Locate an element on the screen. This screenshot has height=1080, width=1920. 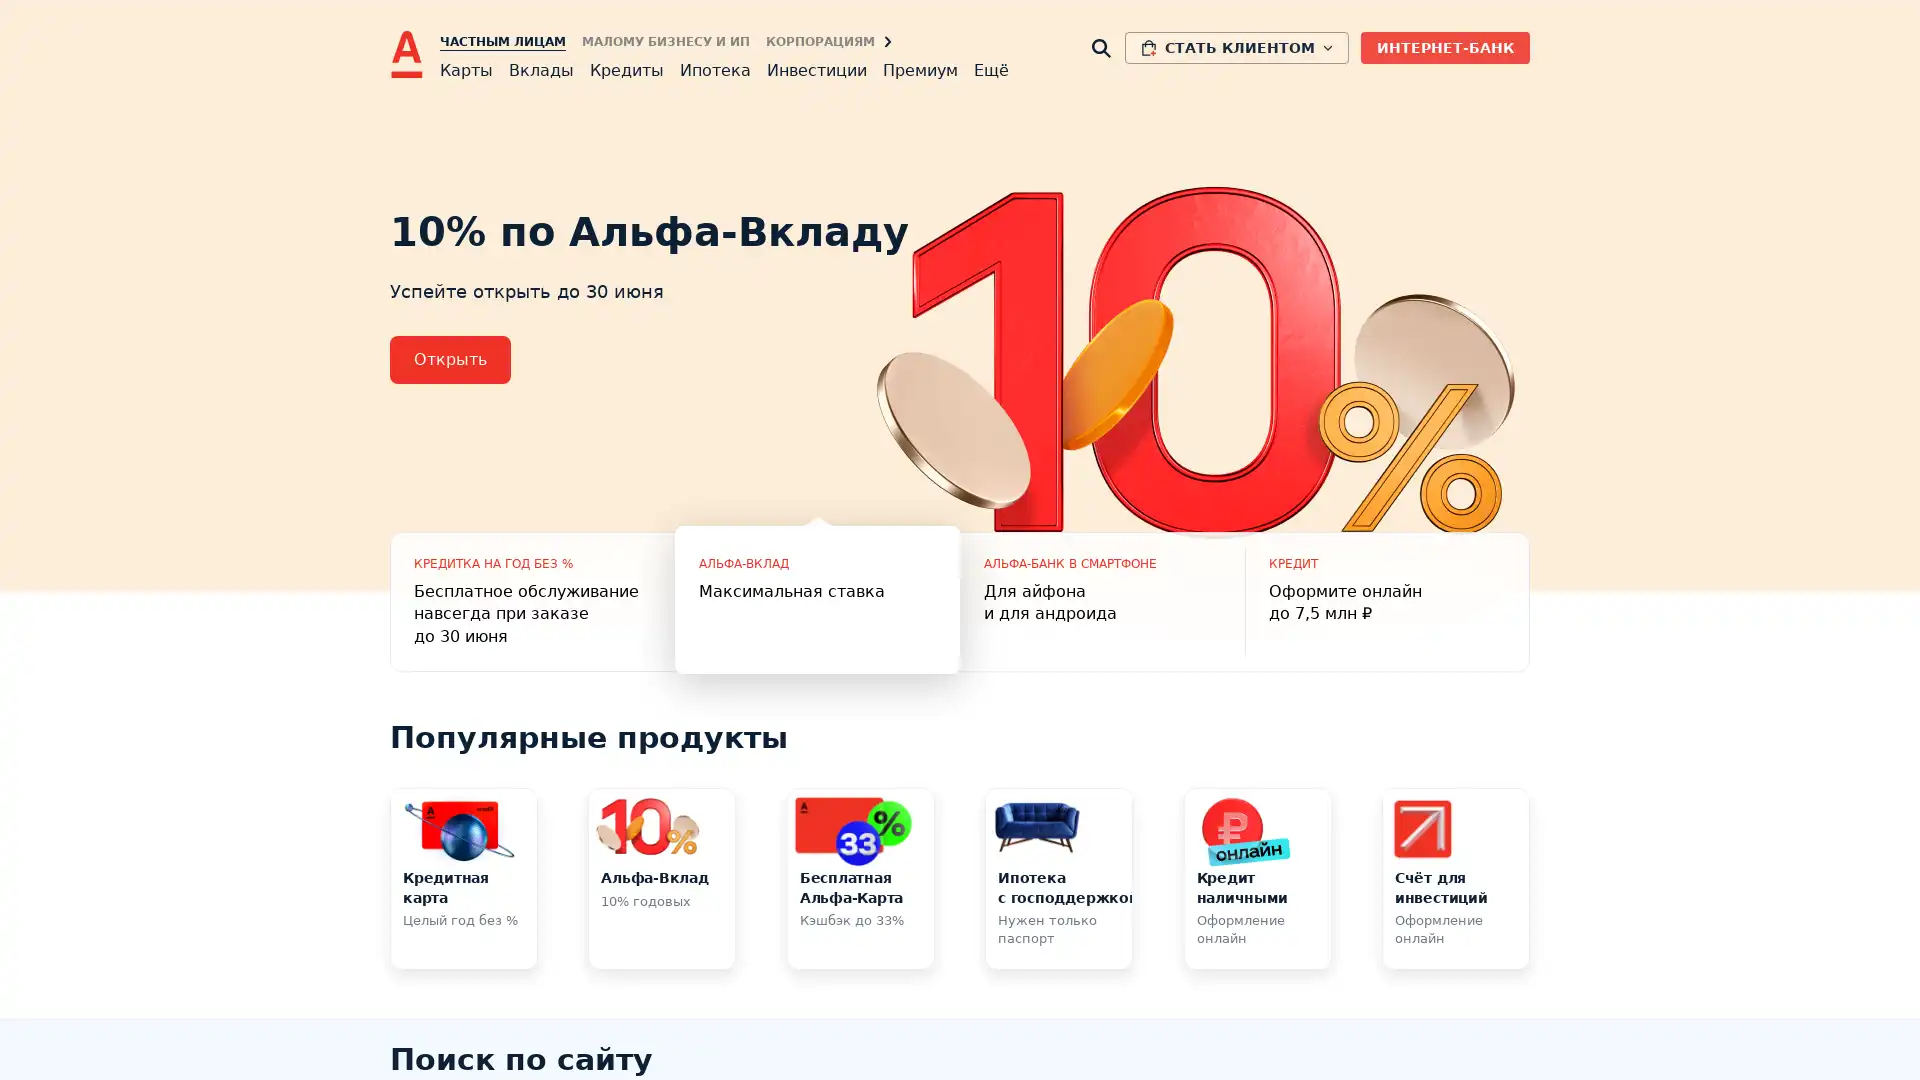
- is located at coordinates (817, 600).